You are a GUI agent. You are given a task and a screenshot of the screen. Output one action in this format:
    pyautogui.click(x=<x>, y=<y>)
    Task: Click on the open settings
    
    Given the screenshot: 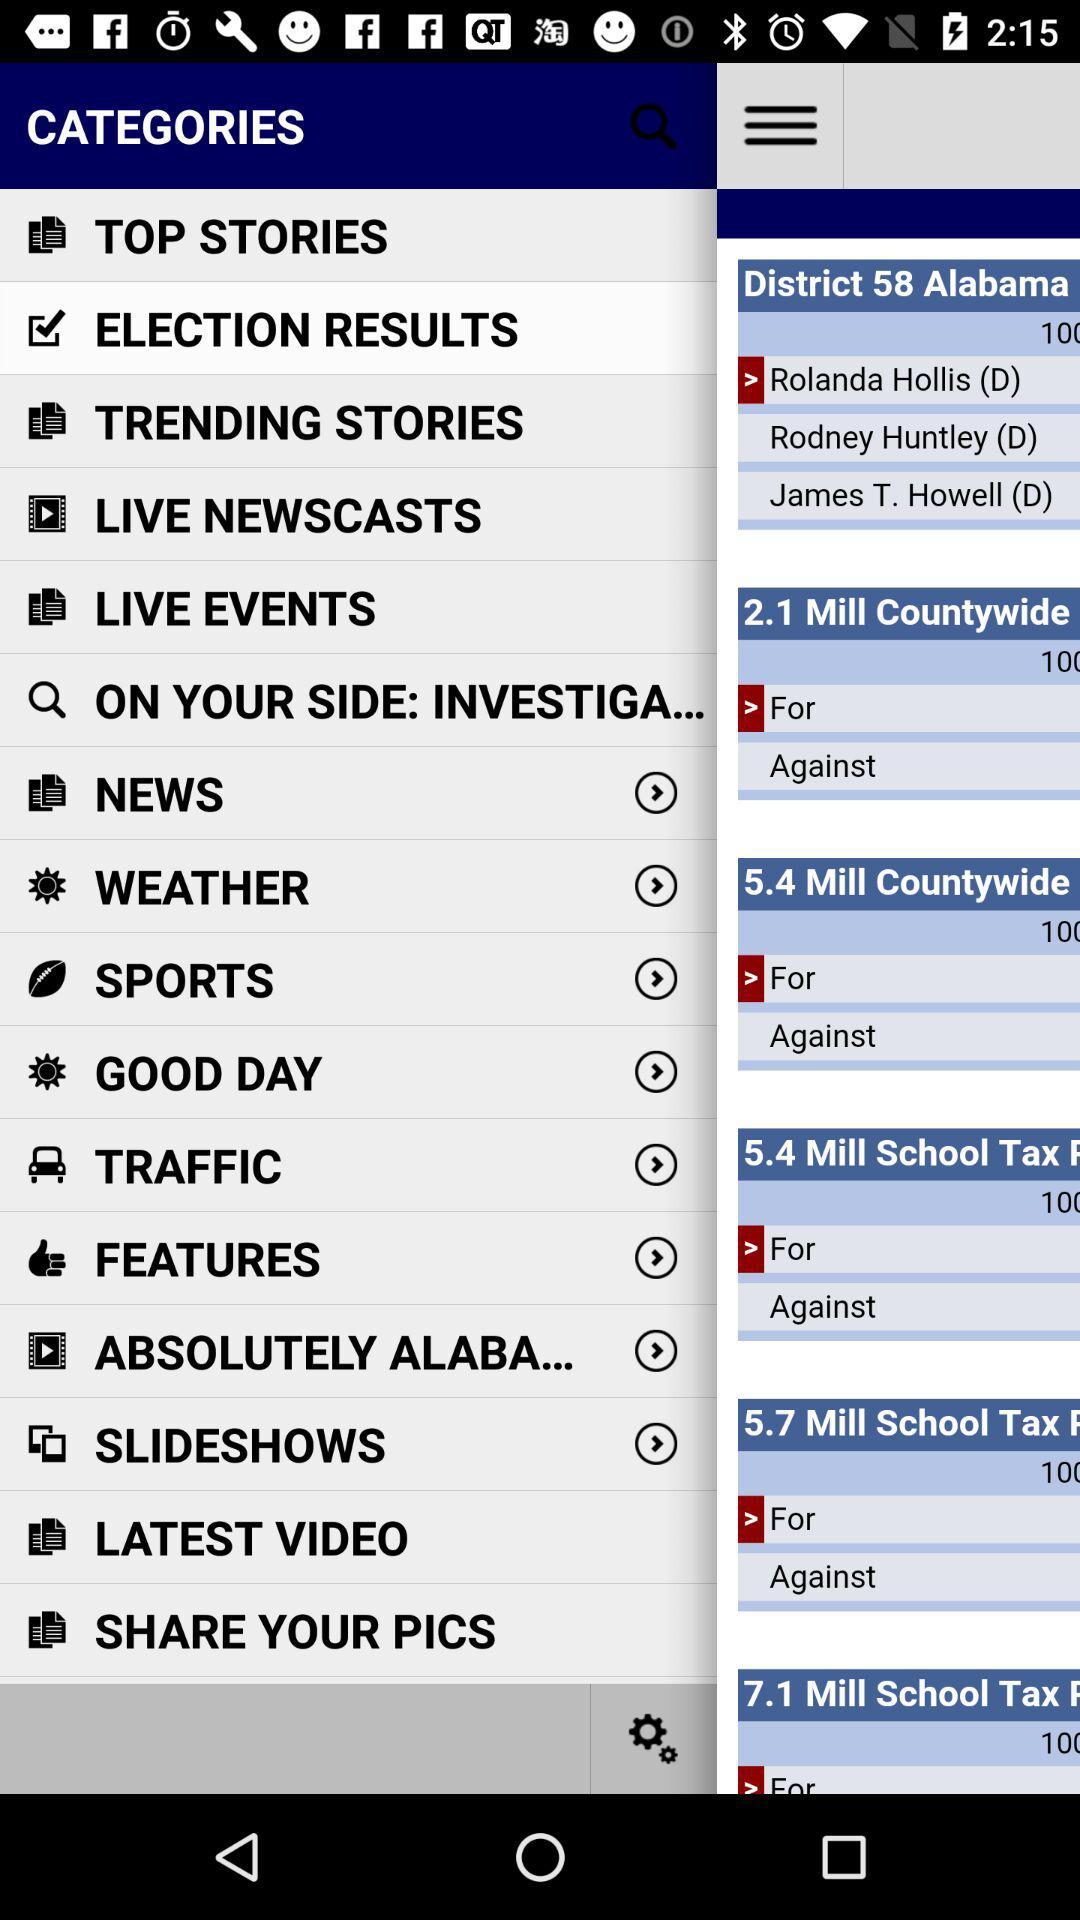 What is the action you would take?
    pyautogui.click(x=654, y=1737)
    